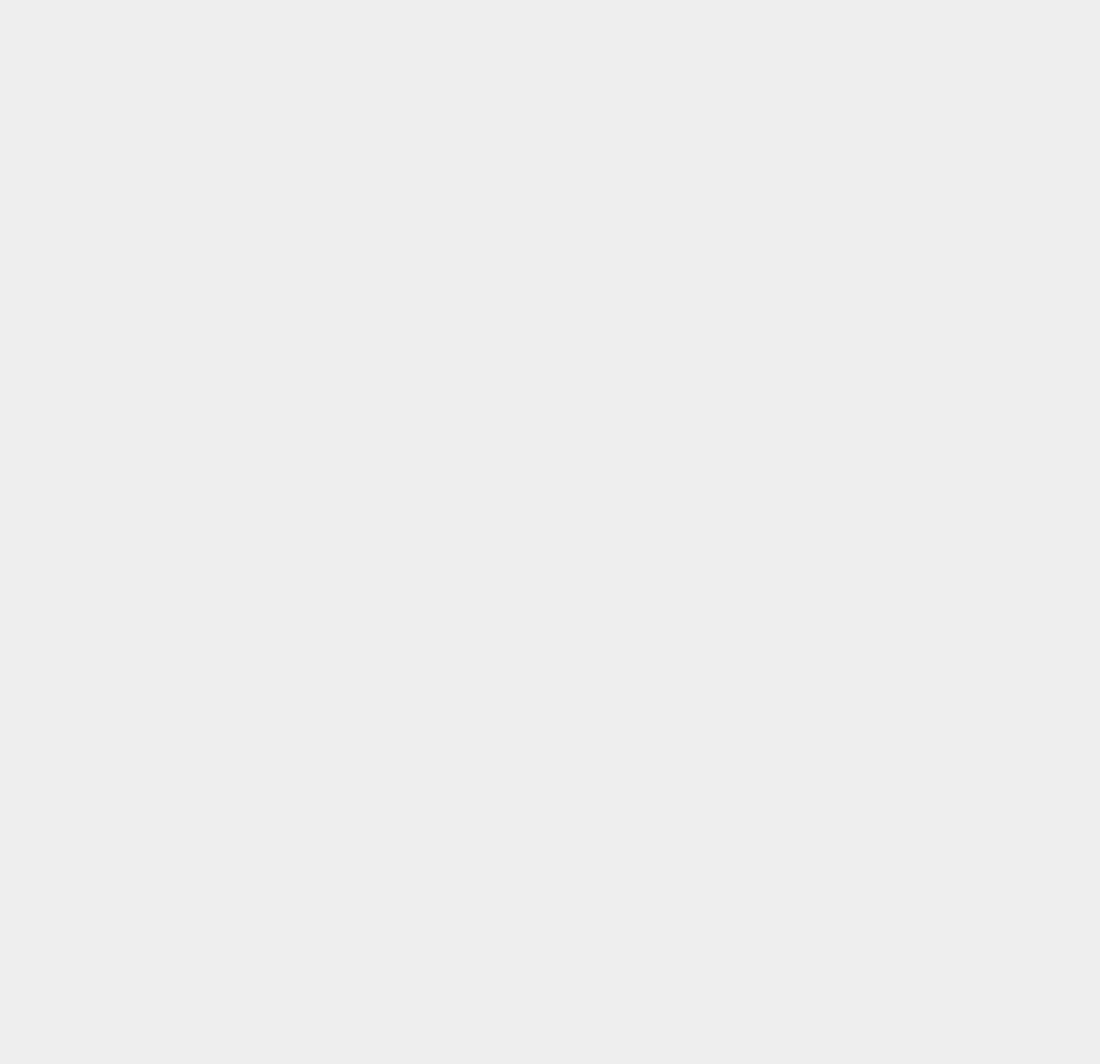  What do you see at coordinates (778, 1035) in the screenshot?
I see `'Stock Photography'` at bounding box center [778, 1035].